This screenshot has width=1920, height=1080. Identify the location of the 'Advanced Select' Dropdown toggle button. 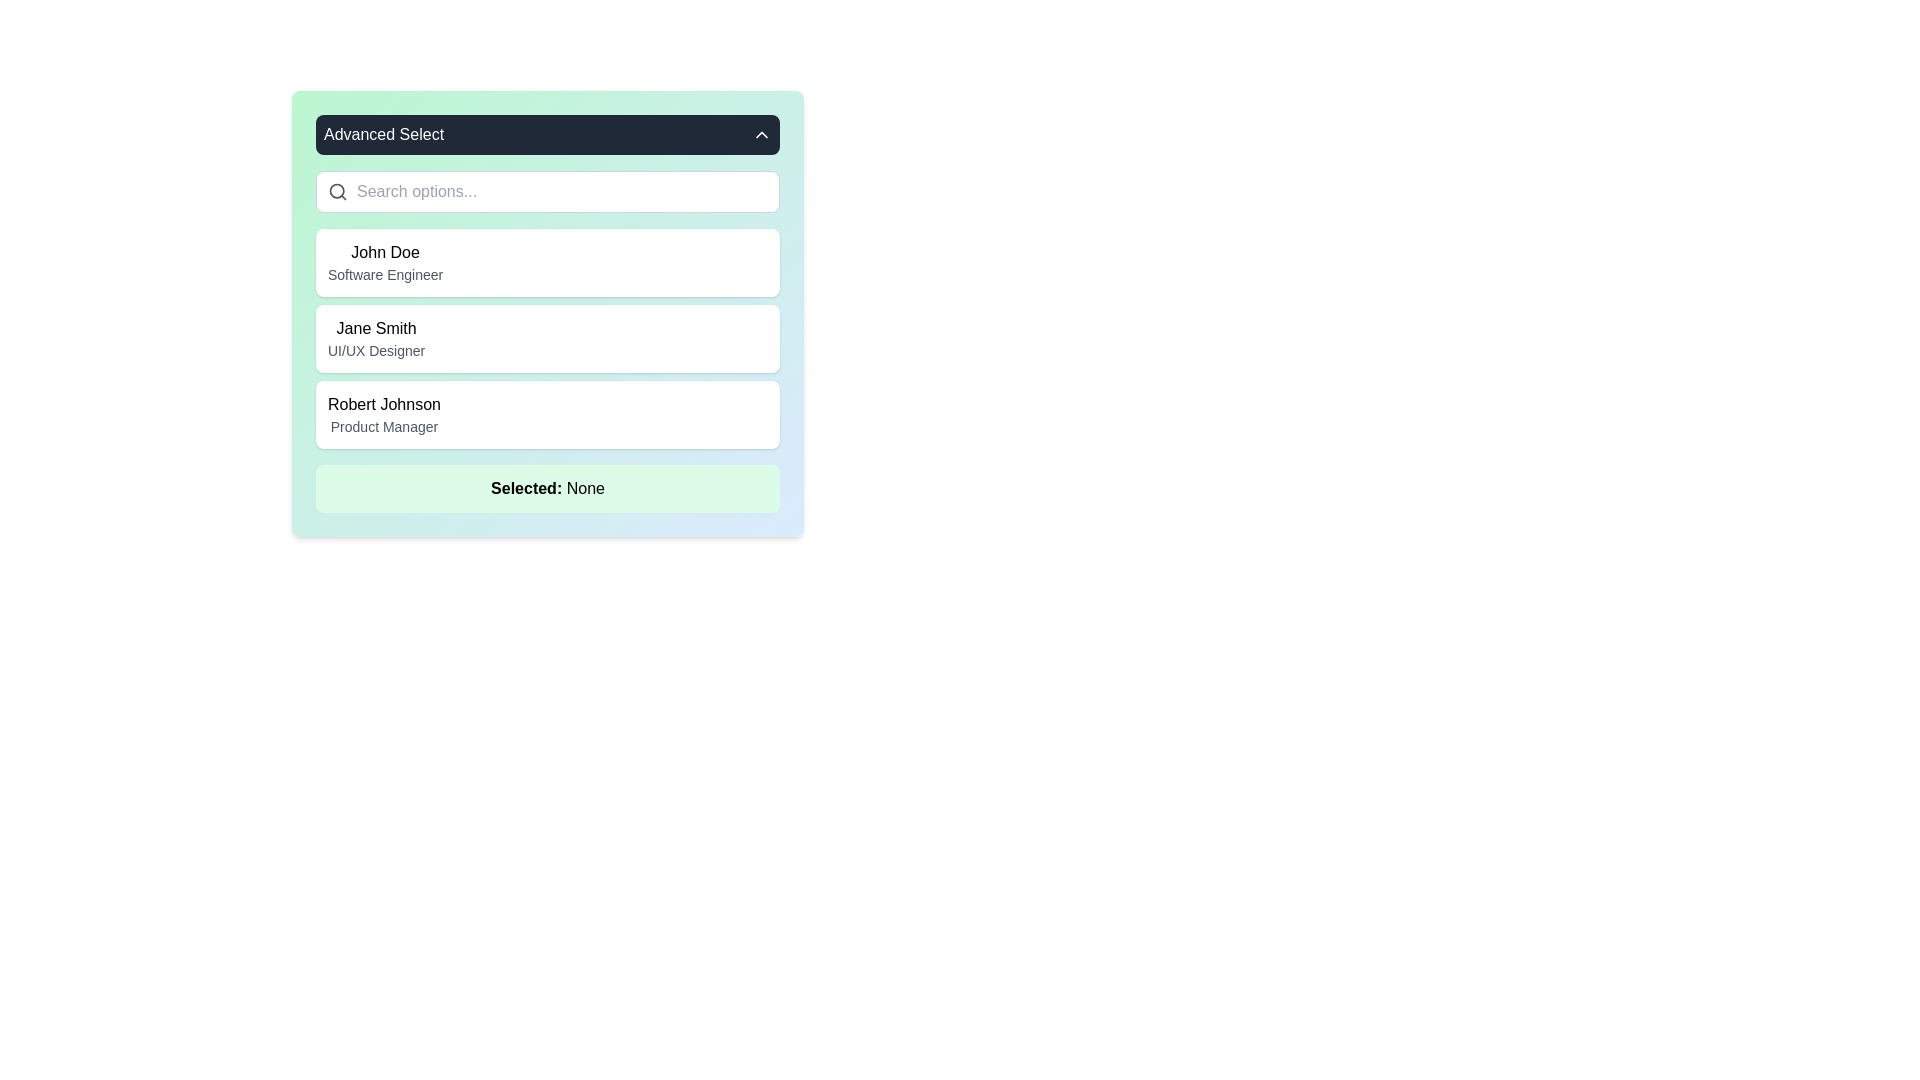
(547, 135).